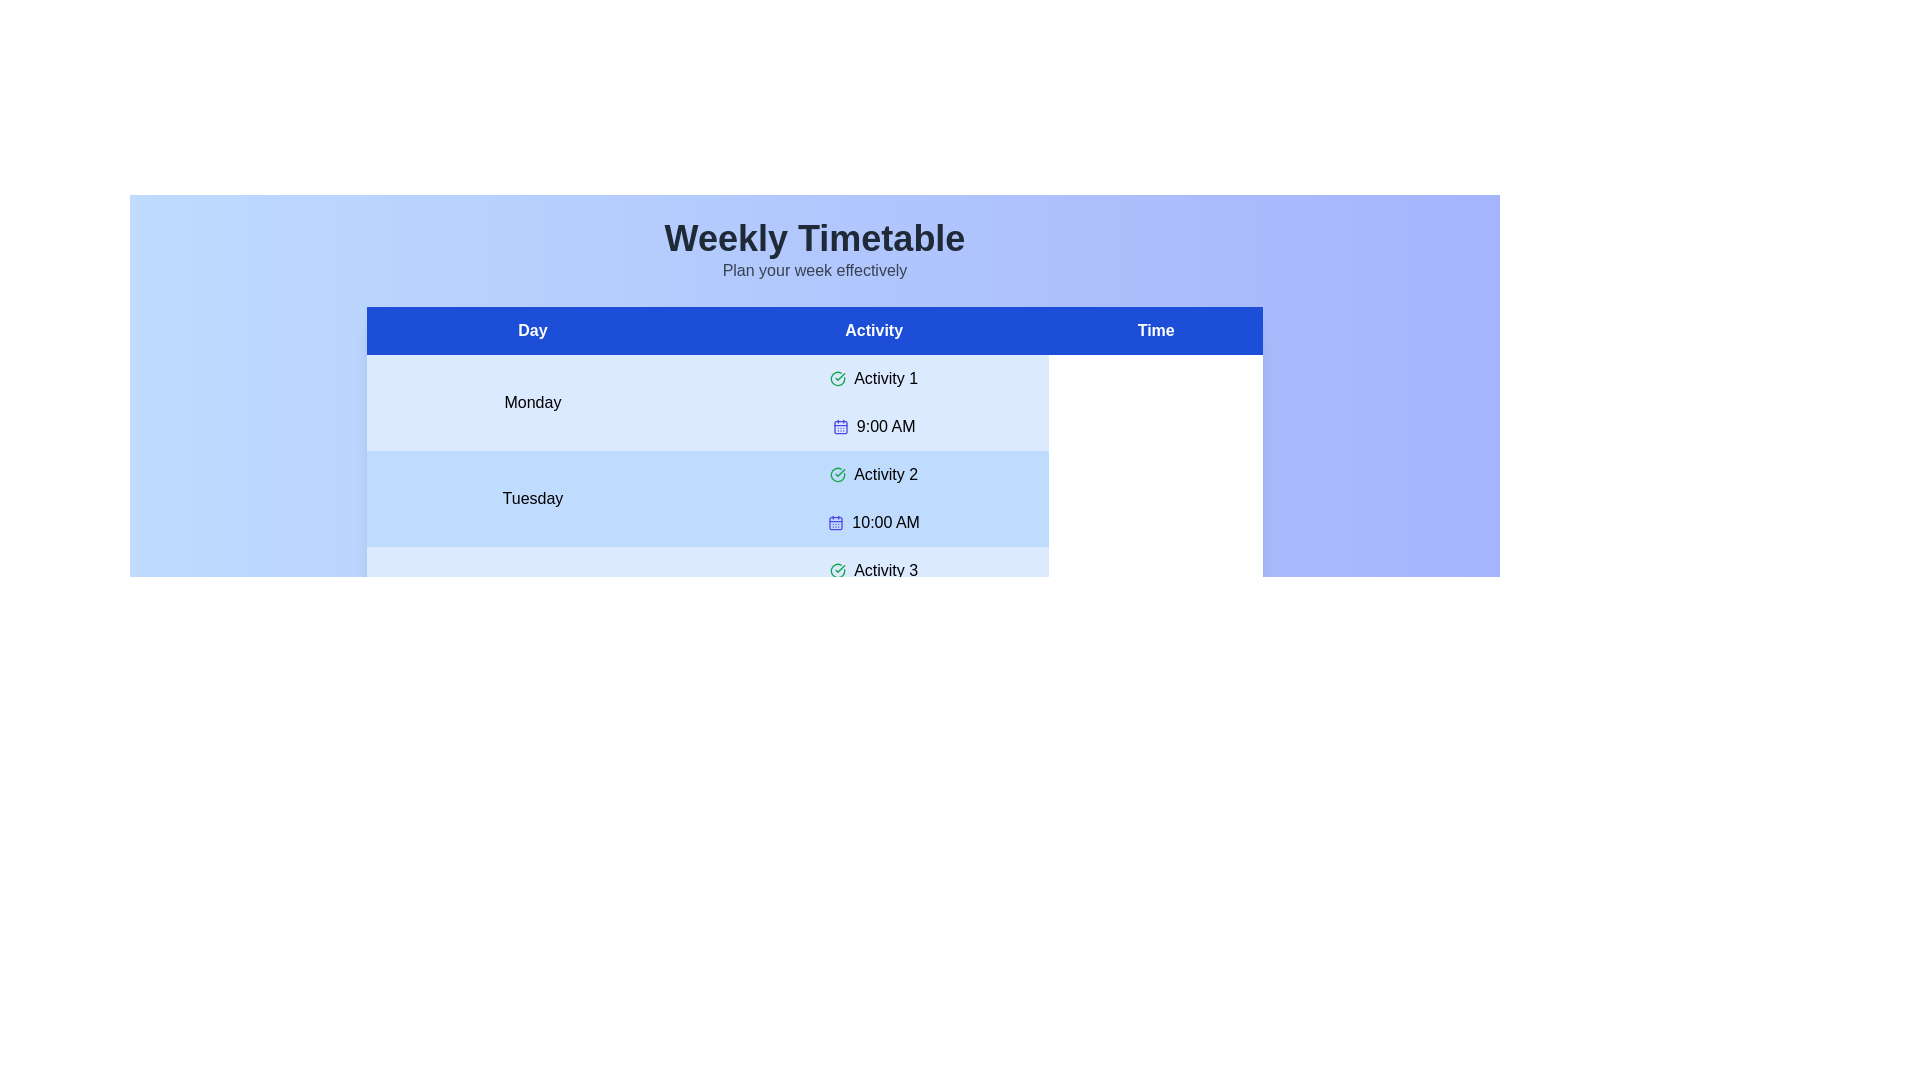  I want to click on the Tuesday activity icon to view details, so click(838, 474).